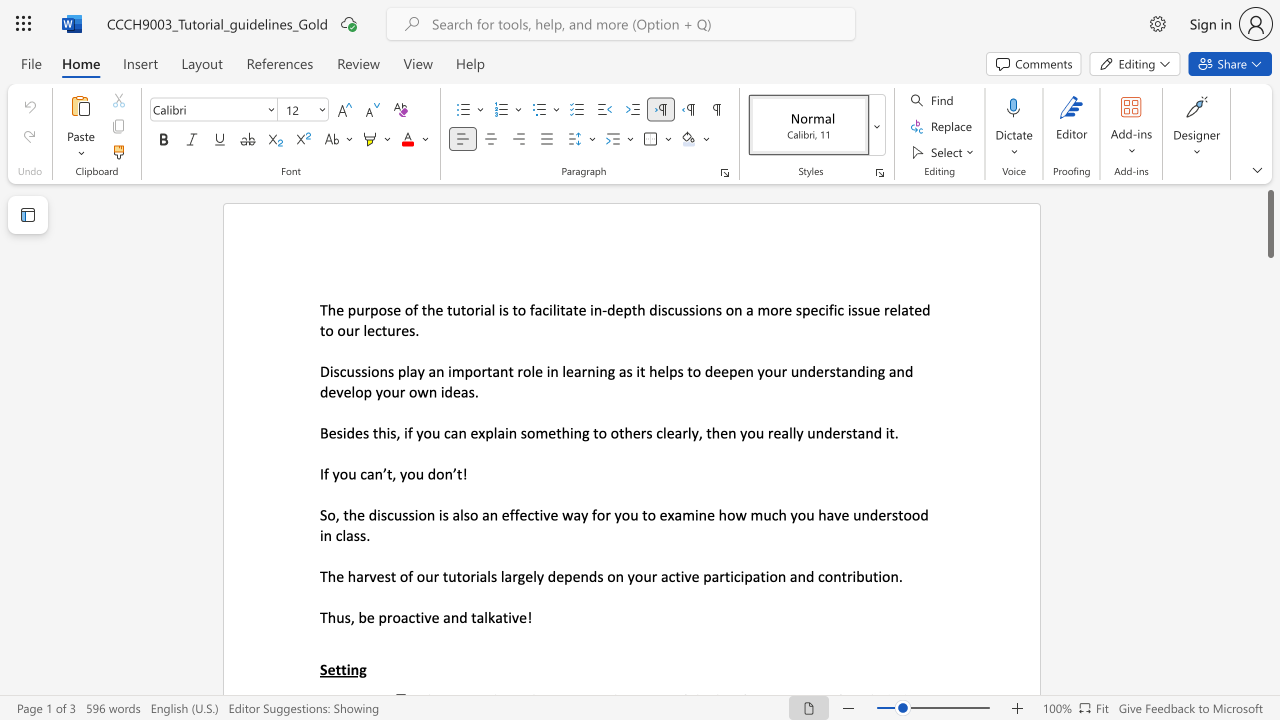  What do you see at coordinates (1269, 640) in the screenshot?
I see `the scrollbar to scroll the page down` at bounding box center [1269, 640].